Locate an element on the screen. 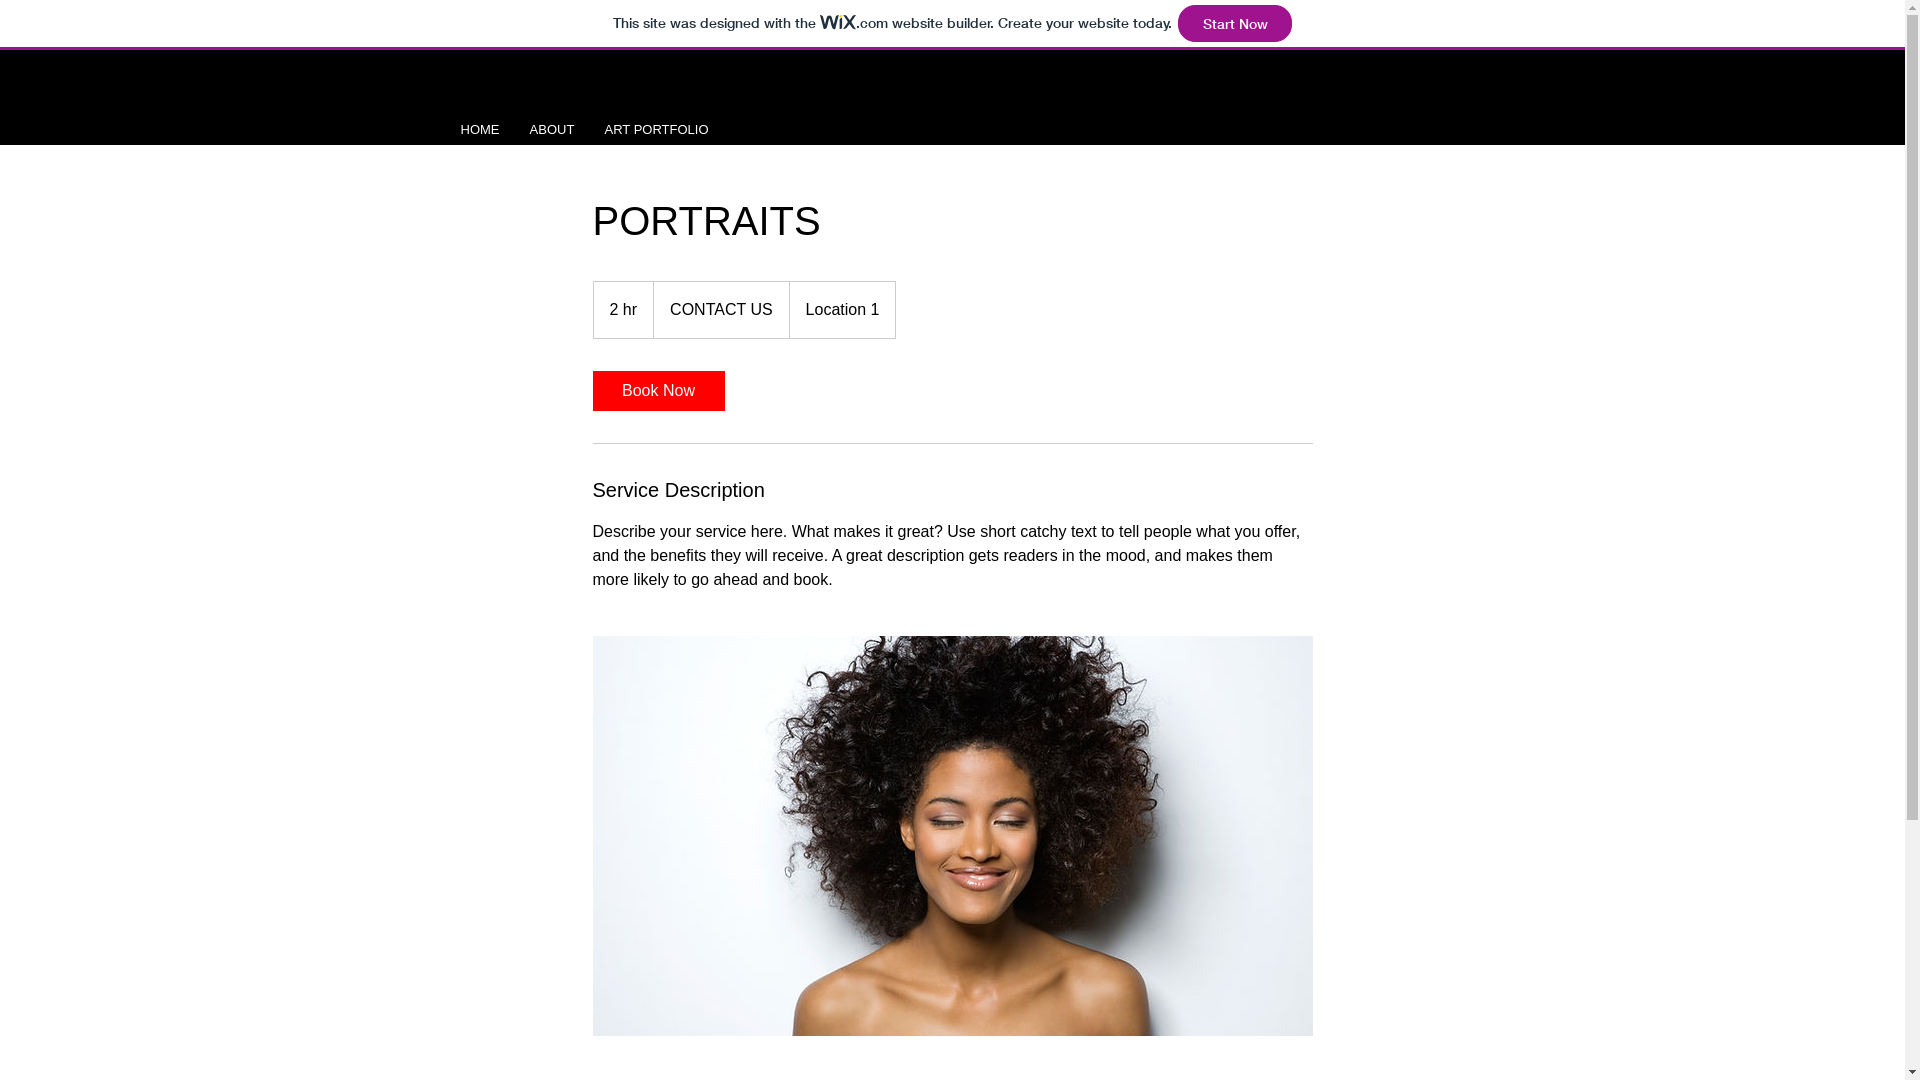  'ART PORTFOLIO' is located at coordinates (657, 130).